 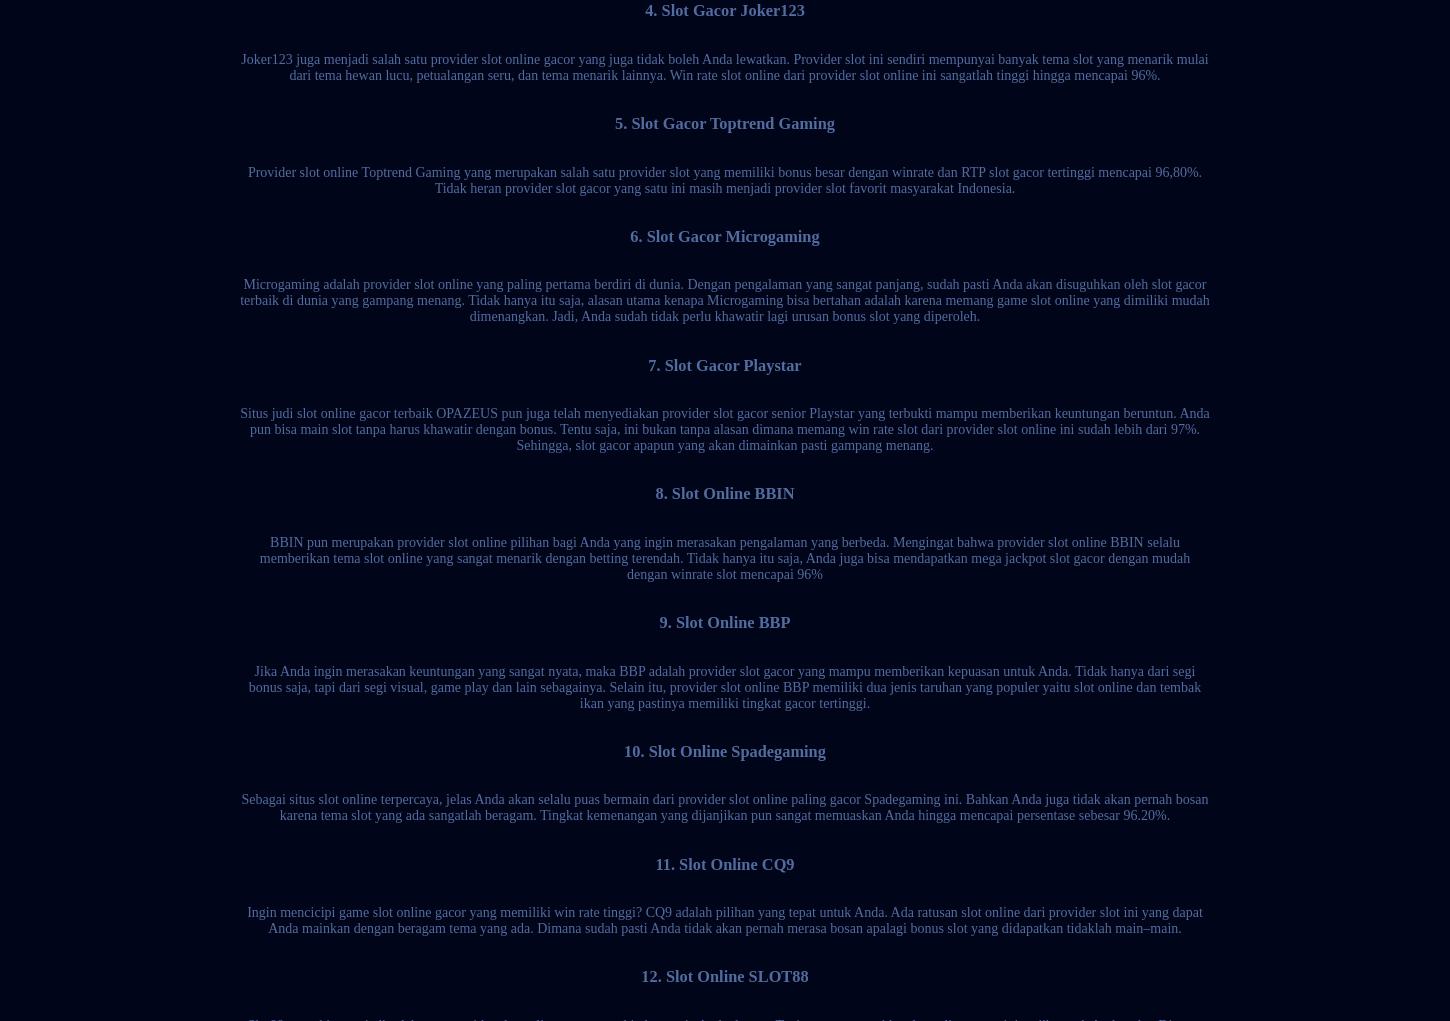 What do you see at coordinates (238, 428) in the screenshot?
I see `'Situs judi slot online gacor terbaik OPAZEUS pun juga telah menyediakan provider slot gacor senior Playstar yang terbukti mampu memberikan keuntungan beruntun. Anda pun bisa main slot tanpa harus khawatir dengan bonus. Tentu saja, ini bukan tanpa alasan dimana memang win rate slot dari provider slot online ini sudah lebih dari 97%. Sehingga, slot gacor apapun yang akan dimainkan pasti gampang menang.'` at bounding box center [238, 428].